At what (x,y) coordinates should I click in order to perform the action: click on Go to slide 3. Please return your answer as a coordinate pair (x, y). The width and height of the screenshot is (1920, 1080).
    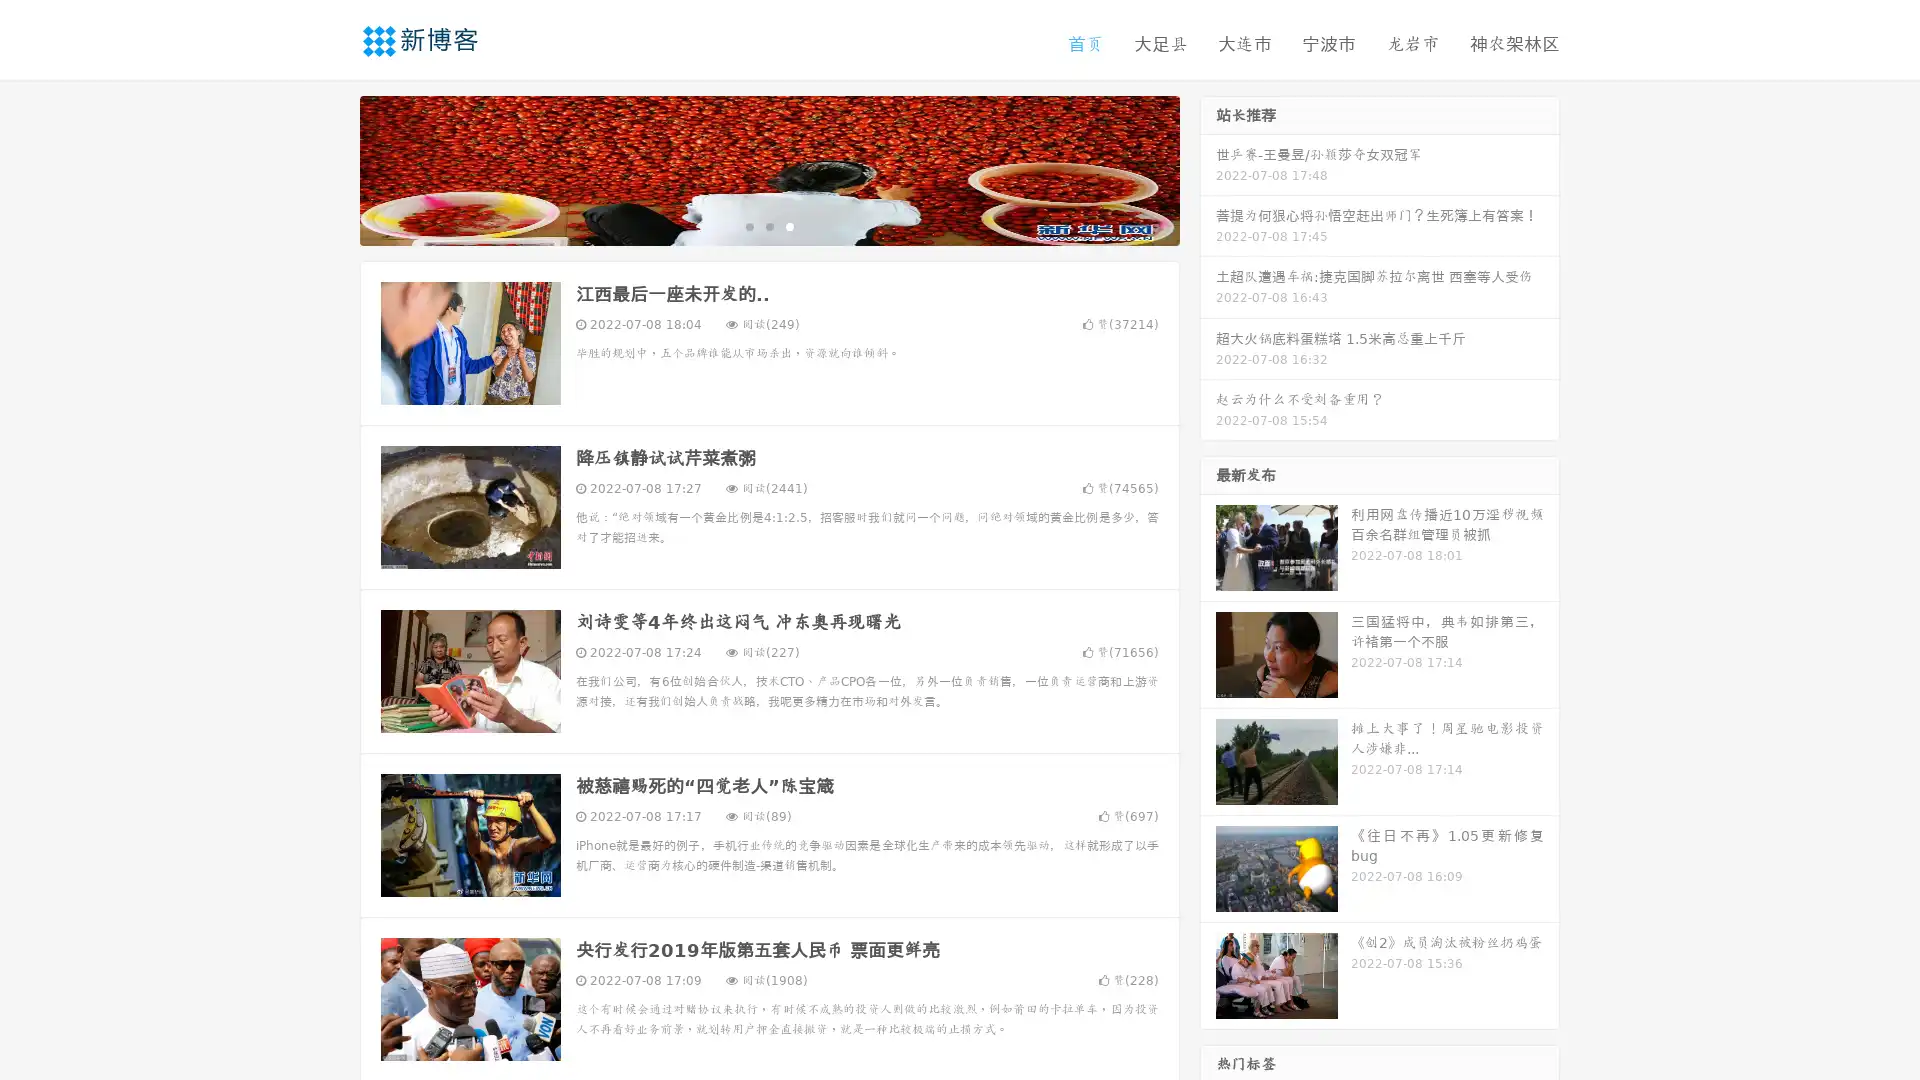
    Looking at the image, I should click on (789, 225).